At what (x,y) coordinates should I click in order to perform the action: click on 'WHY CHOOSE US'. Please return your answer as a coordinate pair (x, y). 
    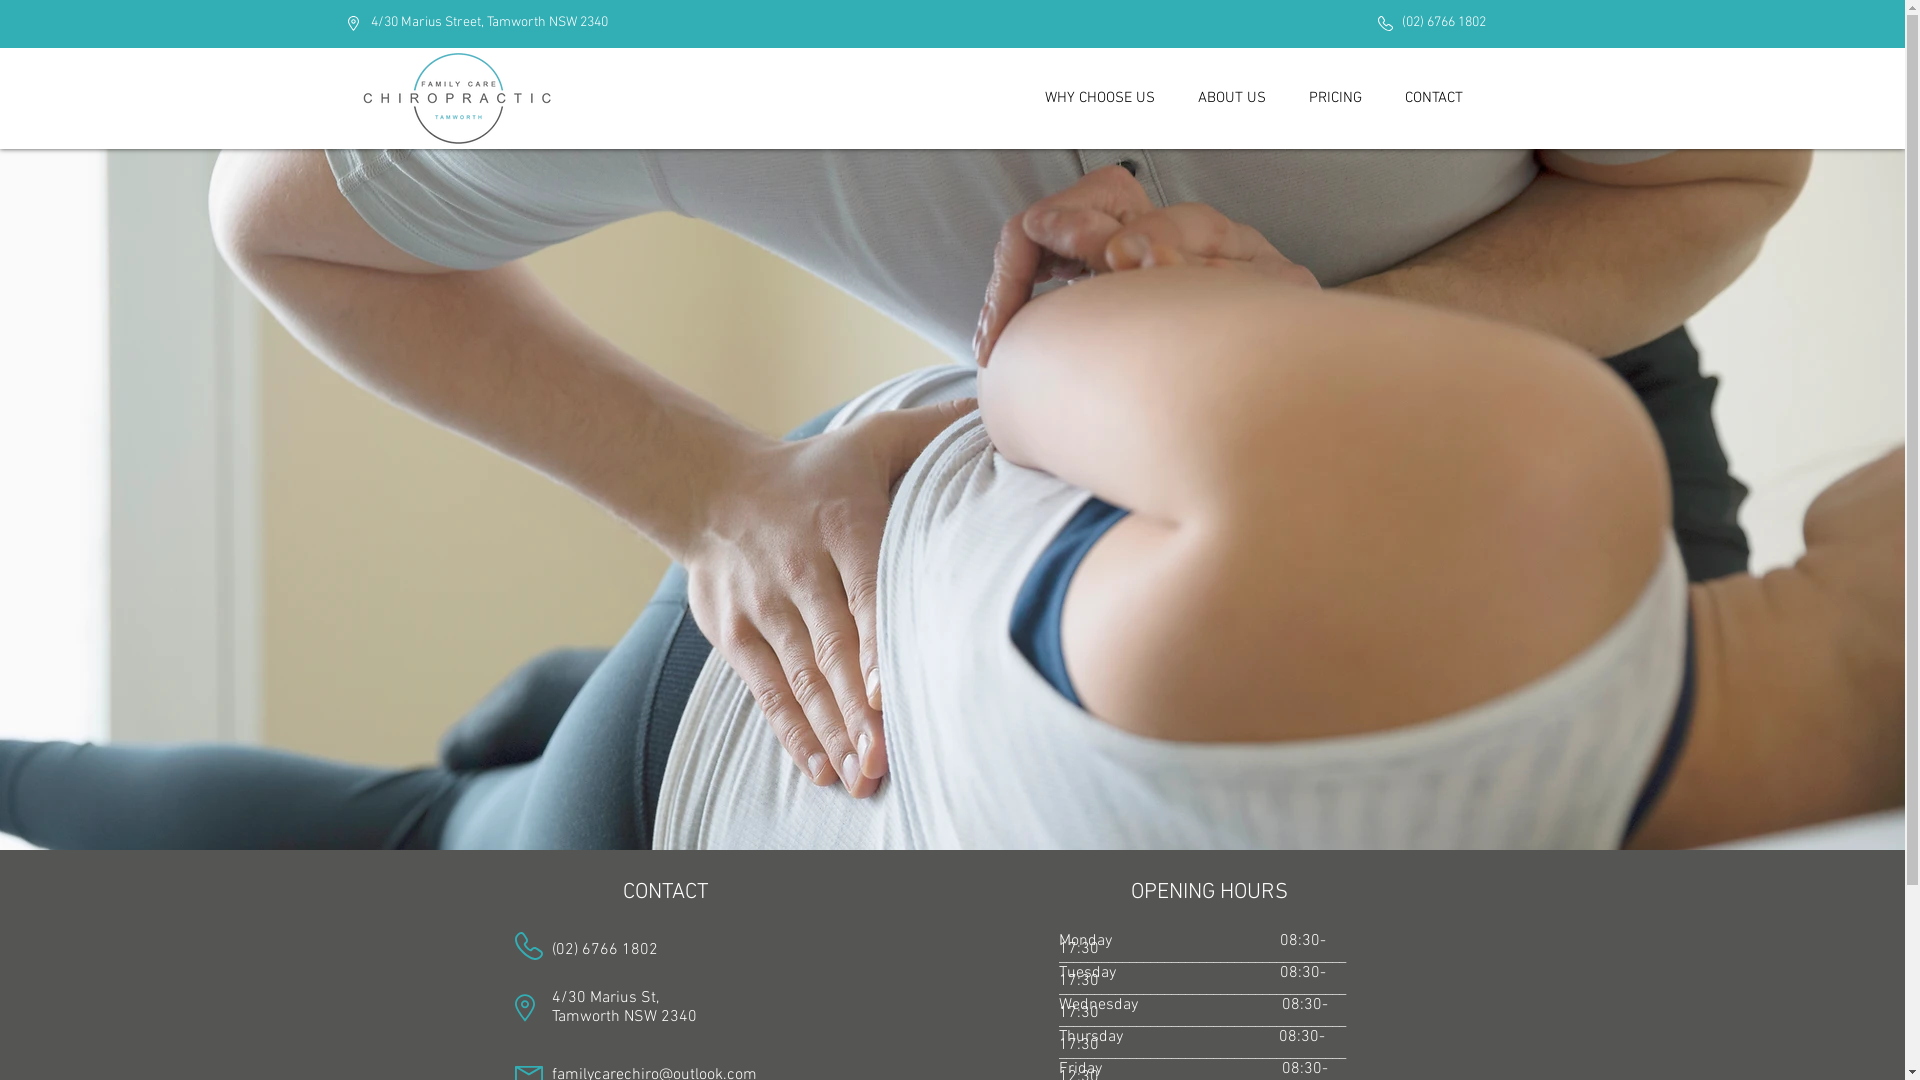
    Looking at the image, I should click on (1098, 98).